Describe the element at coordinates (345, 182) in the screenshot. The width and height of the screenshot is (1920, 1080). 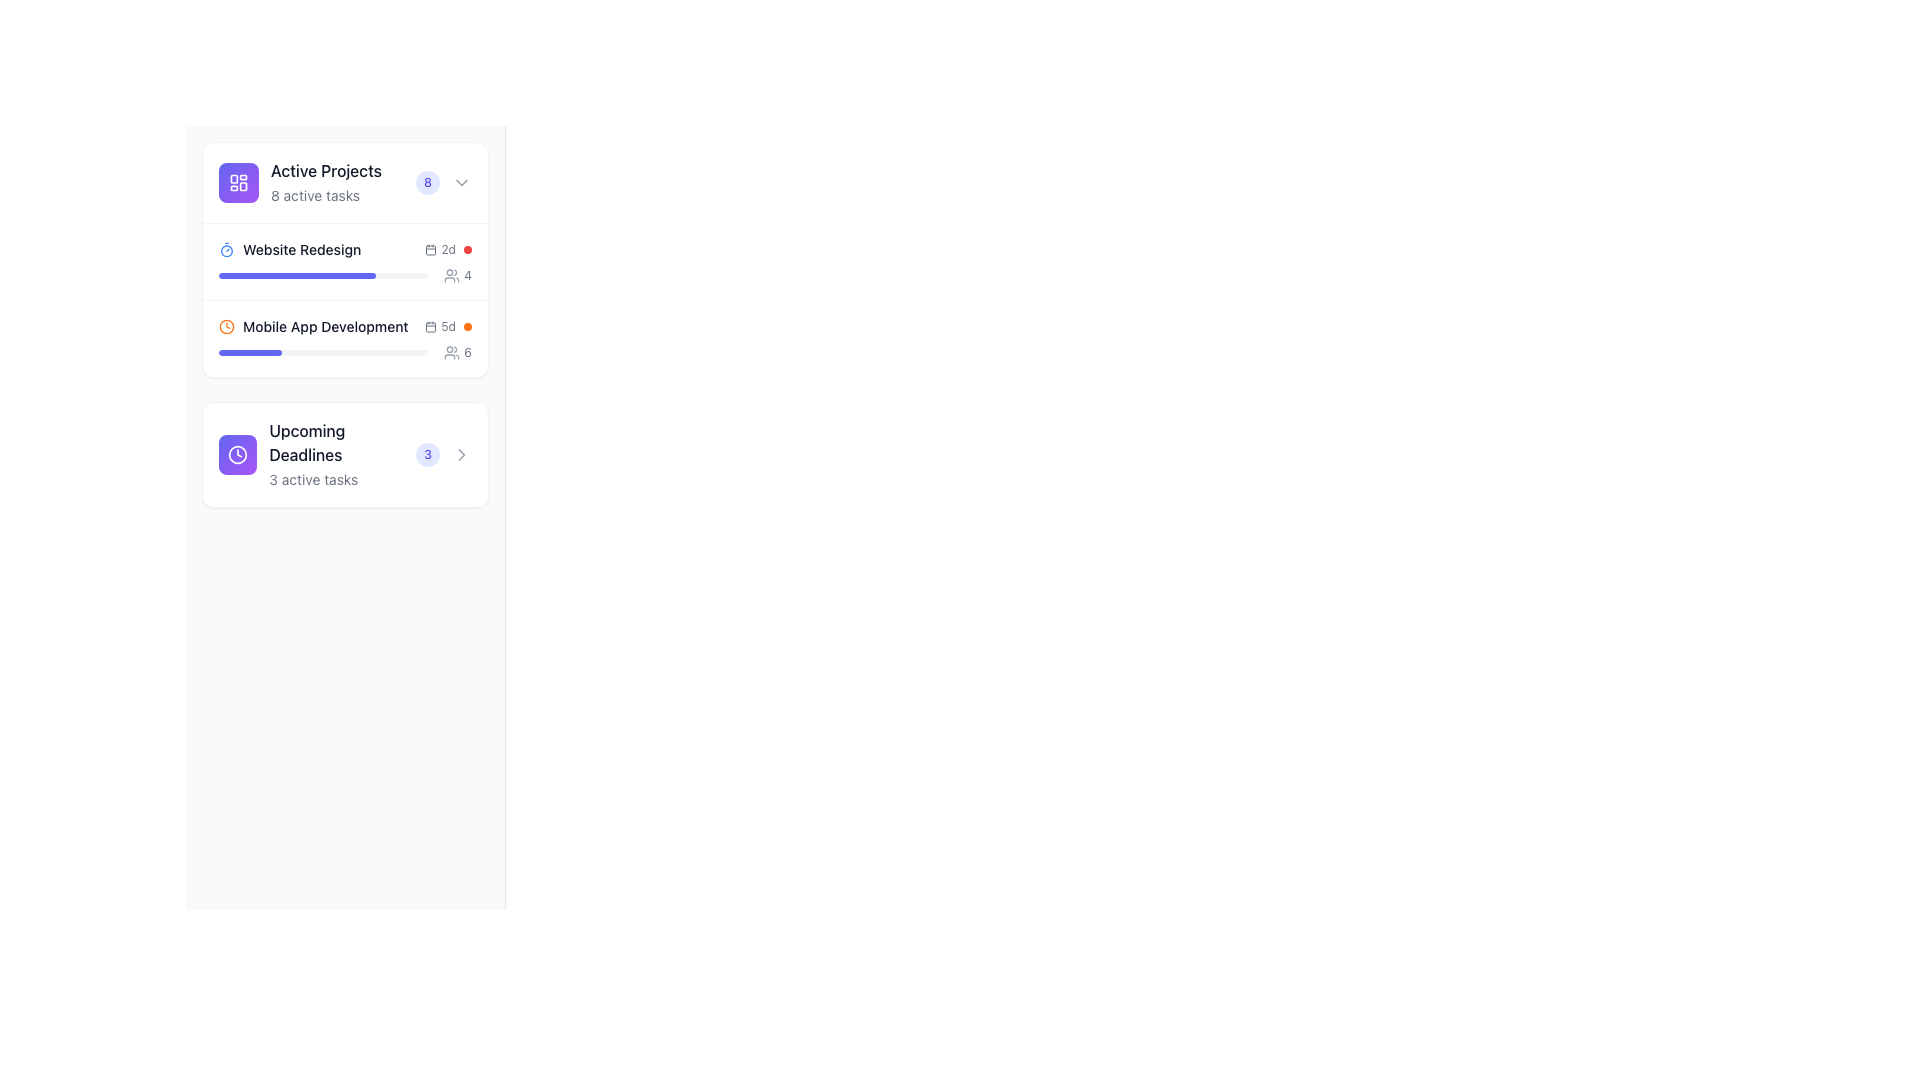
I see `the 'Active Projects' header` at that location.